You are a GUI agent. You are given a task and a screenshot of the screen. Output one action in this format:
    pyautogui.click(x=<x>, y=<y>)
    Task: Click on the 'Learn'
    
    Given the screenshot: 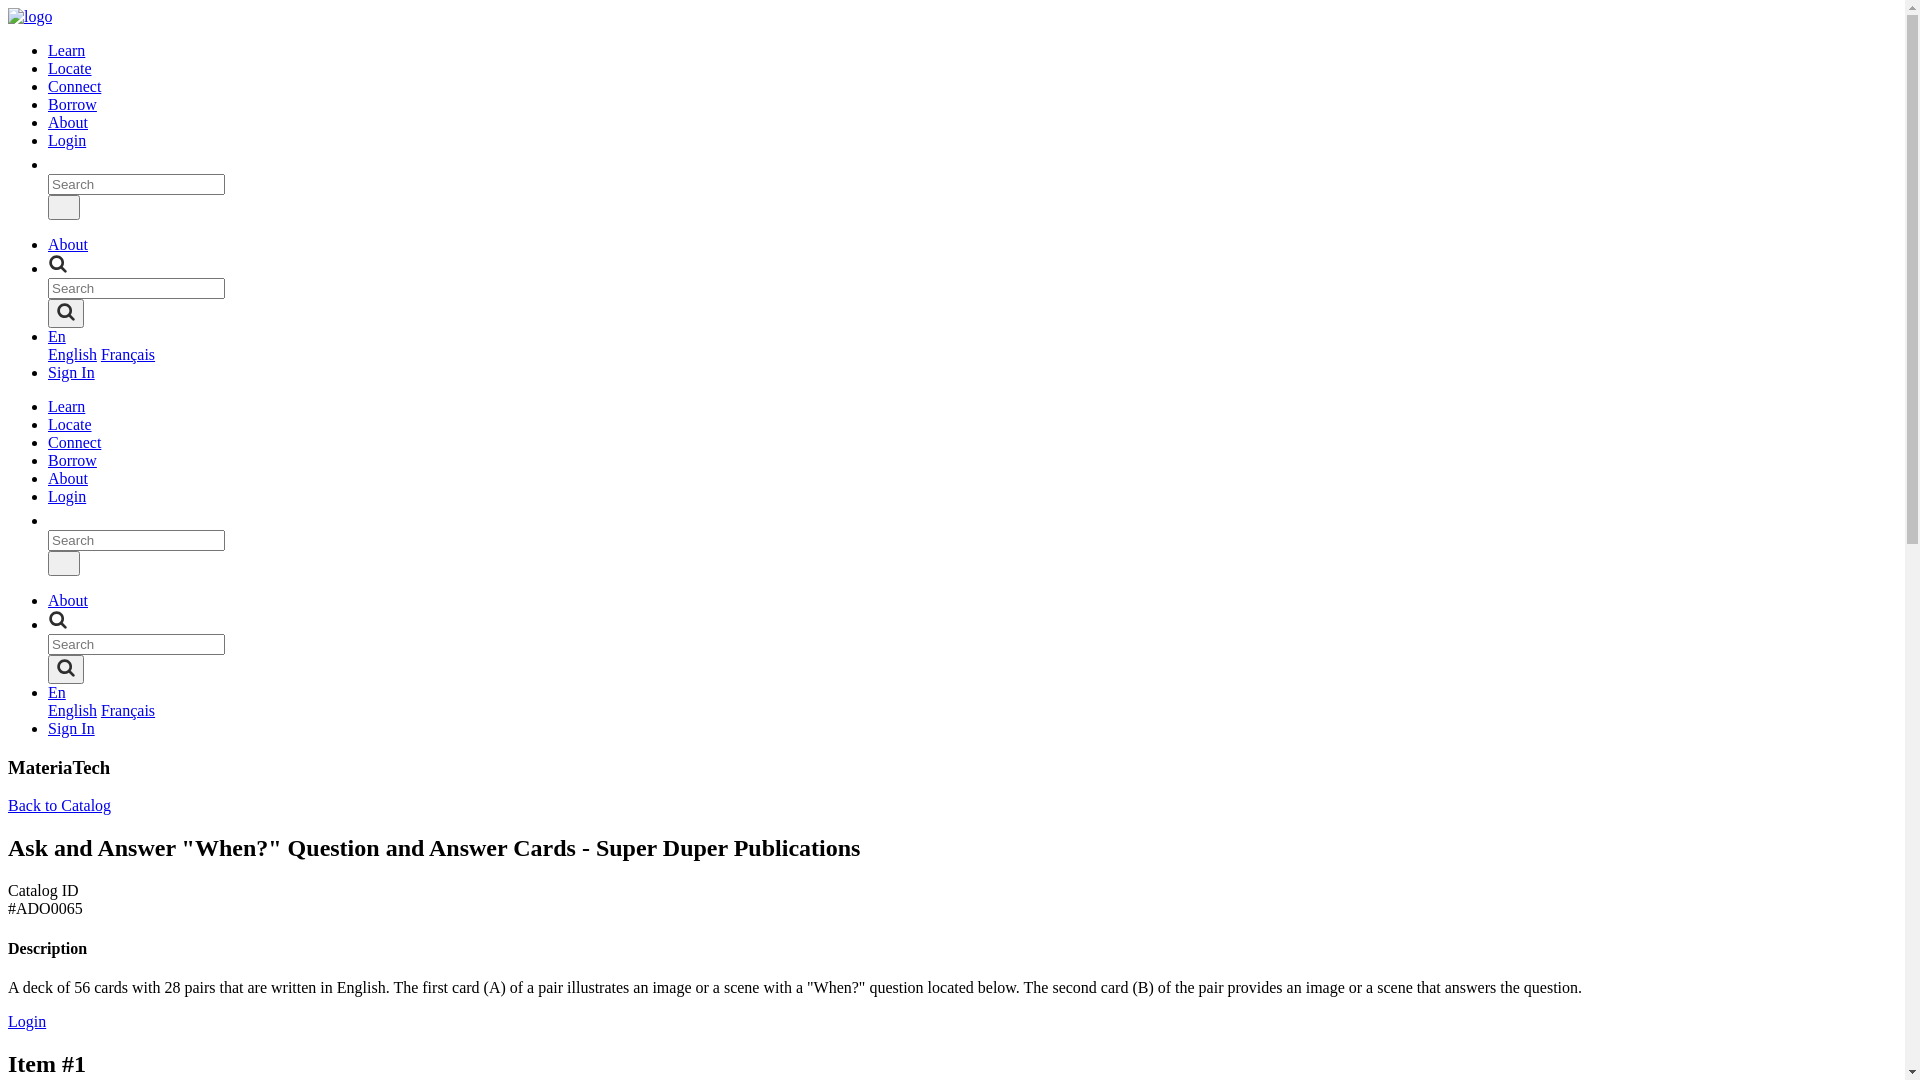 What is the action you would take?
    pyautogui.click(x=66, y=49)
    